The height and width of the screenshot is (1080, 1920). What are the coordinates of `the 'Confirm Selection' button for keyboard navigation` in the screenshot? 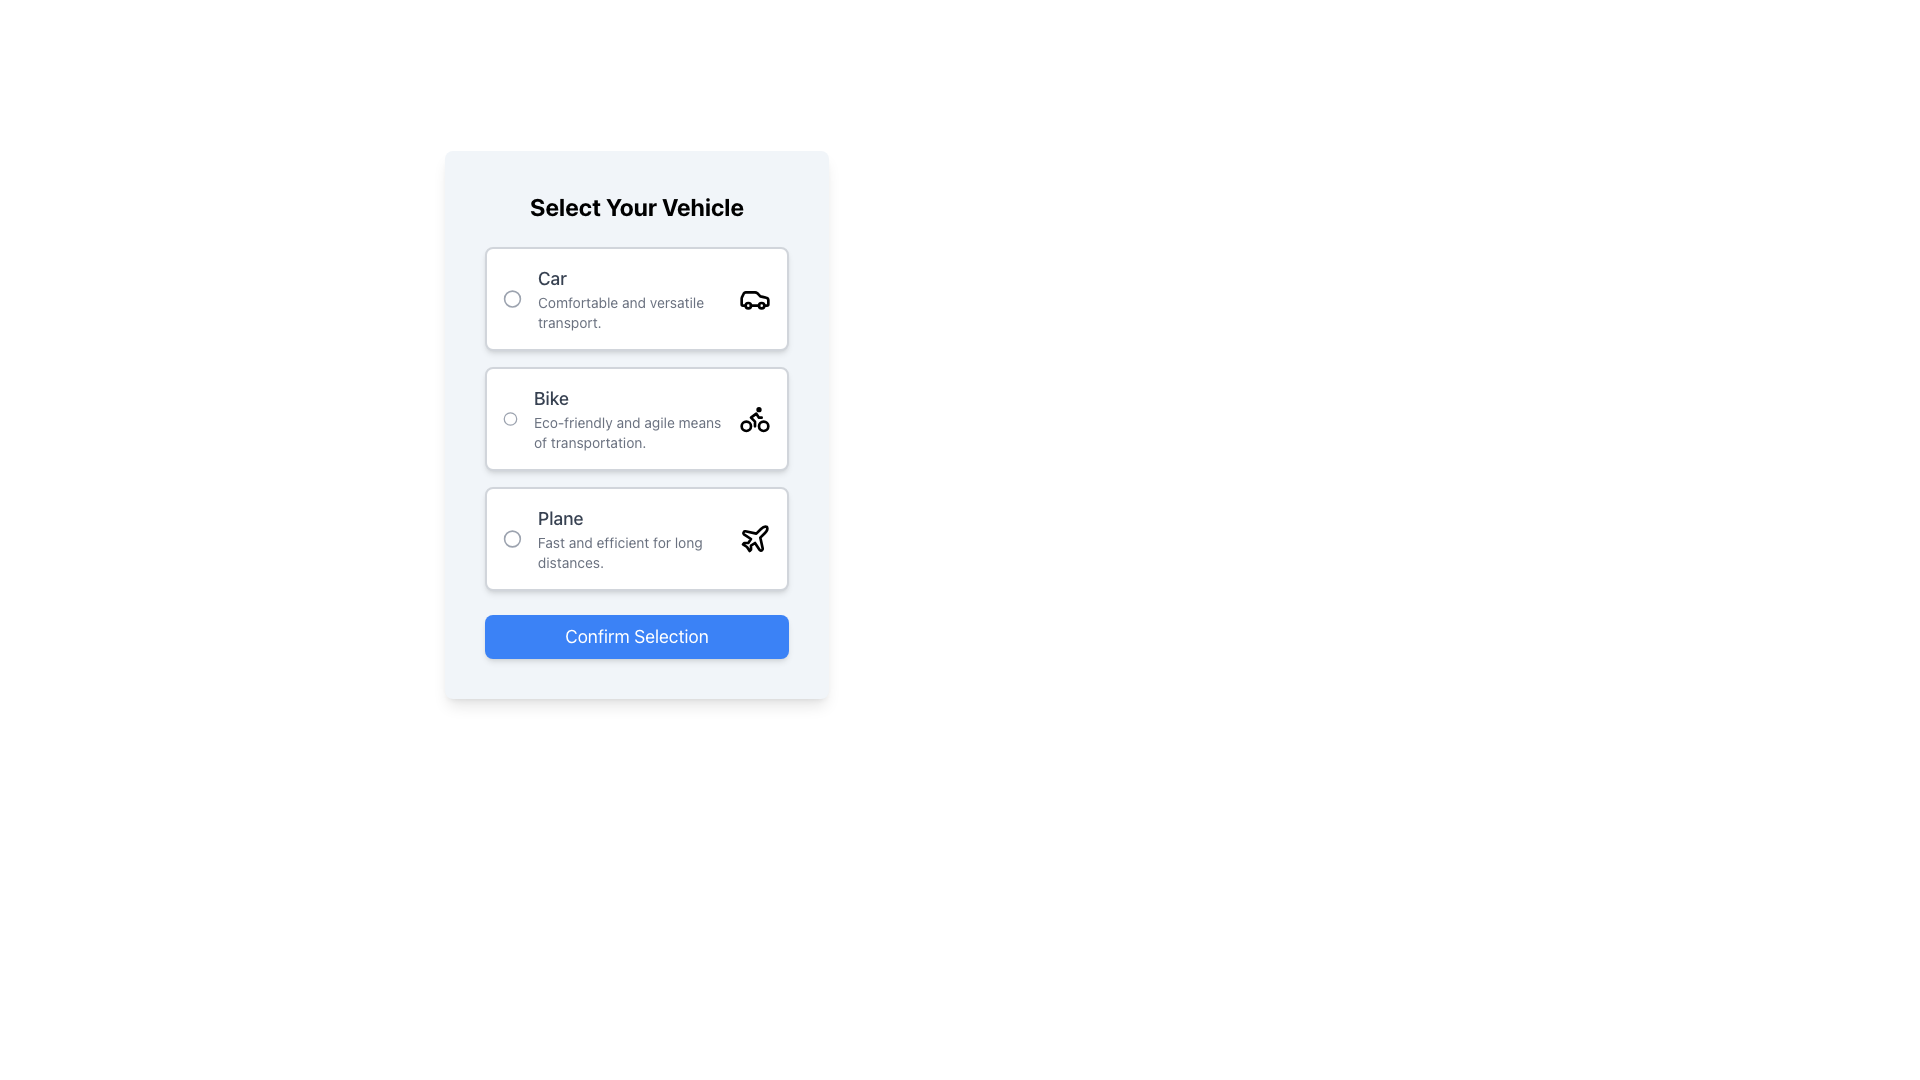 It's located at (636, 636).